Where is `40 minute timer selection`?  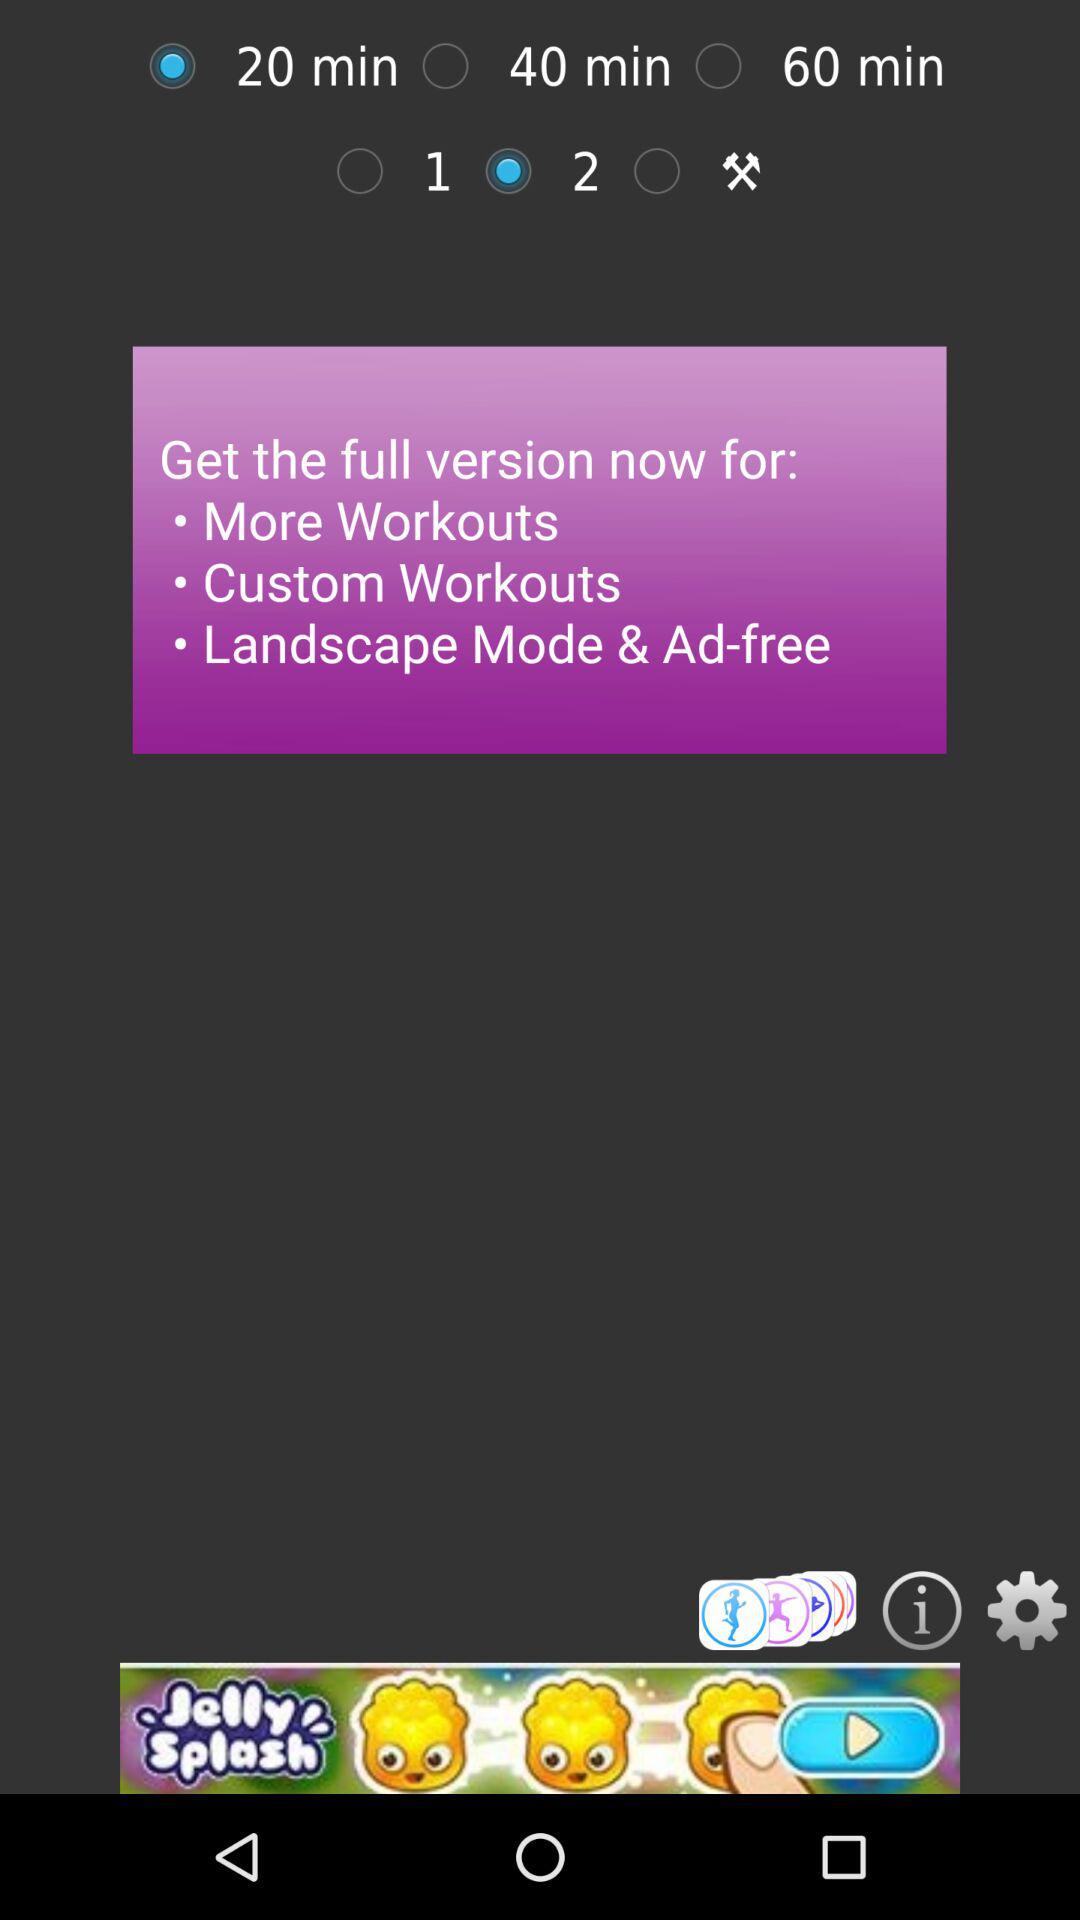 40 minute timer selection is located at coordinates (455, 66).